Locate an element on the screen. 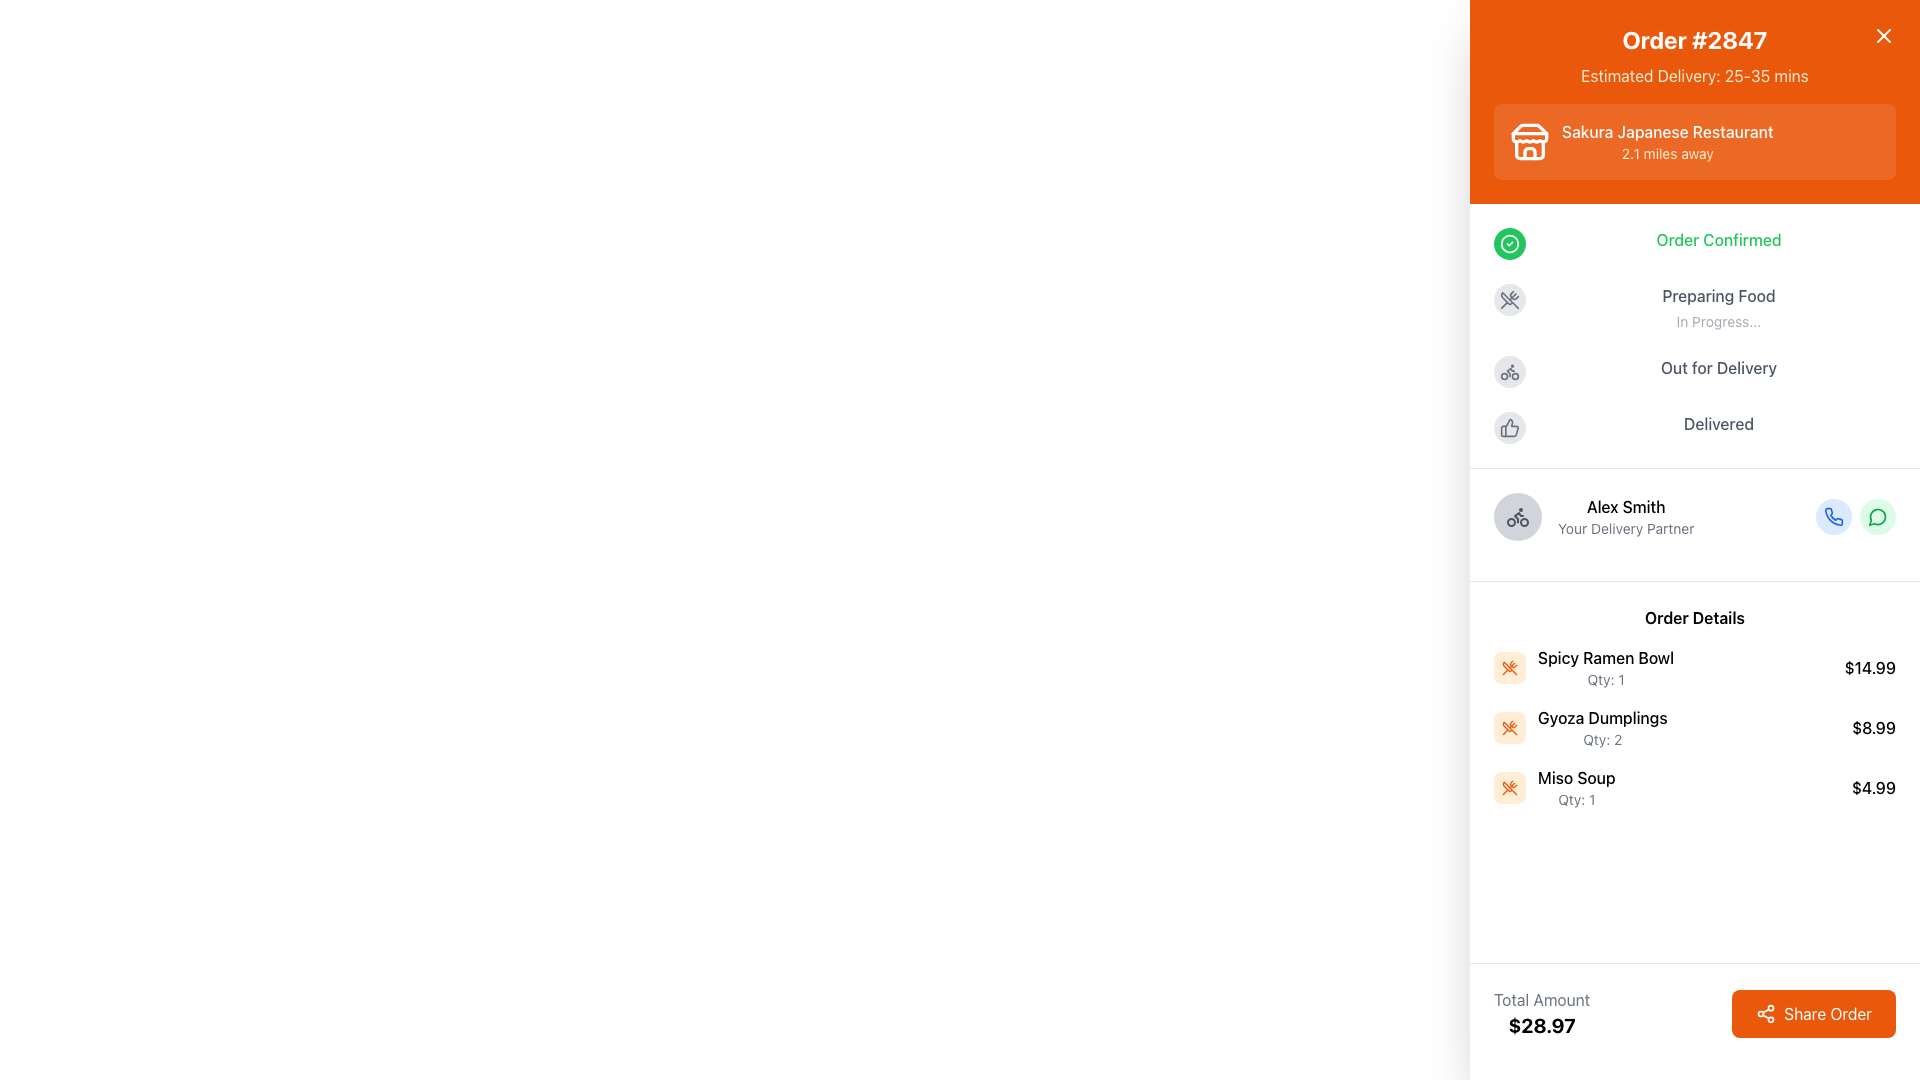 This screenshot has width=1920, height=1080. the 'Preparing Food' text label, which displays the status of food preparation in a progress tracking interface is located at coordinates (1717, 296).